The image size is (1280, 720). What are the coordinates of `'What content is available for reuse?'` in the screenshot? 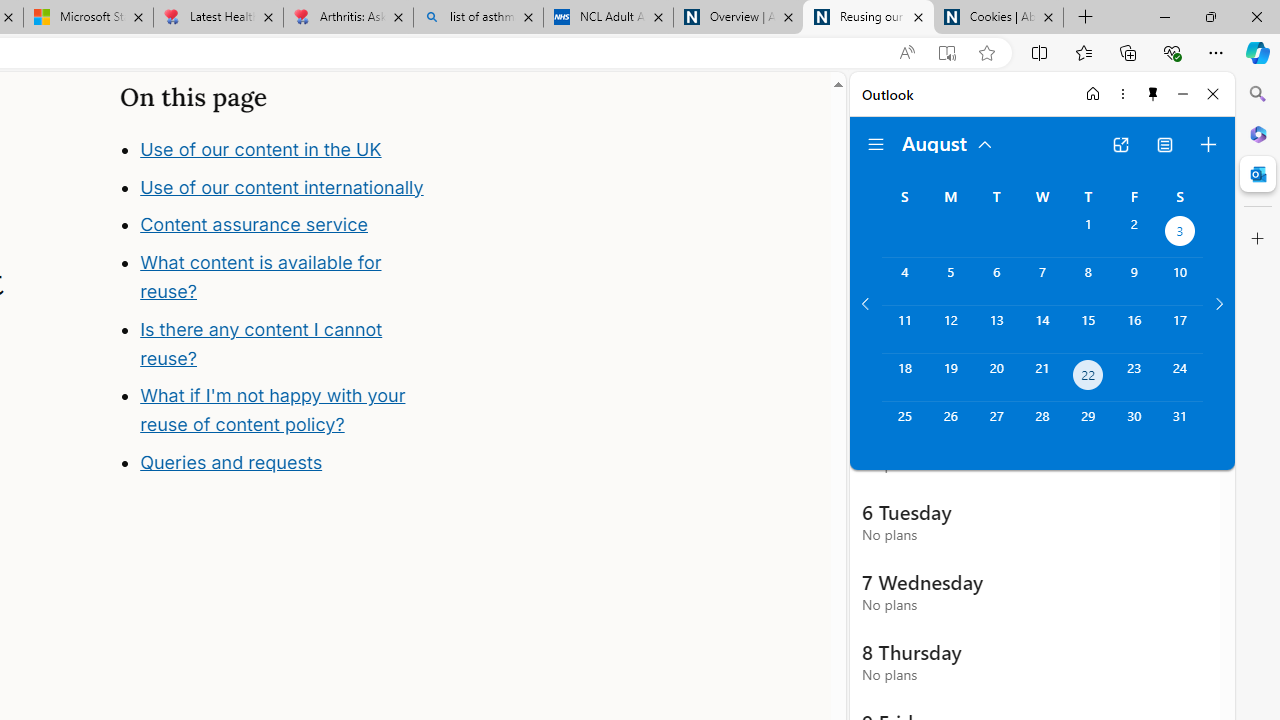 It's located at (259, 276).